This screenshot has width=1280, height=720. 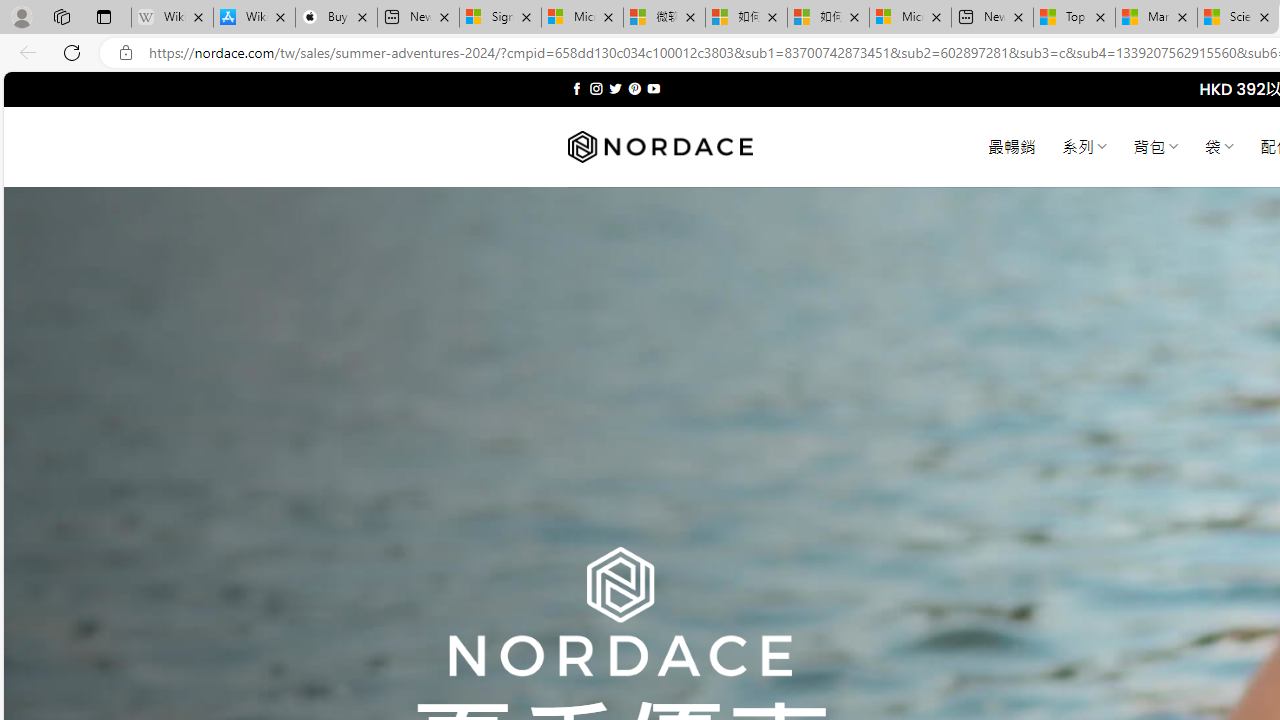 What do you see at coordinates (125, 52) in the screenshot?
I see `'View site information'` at bounding box center [125, 52].